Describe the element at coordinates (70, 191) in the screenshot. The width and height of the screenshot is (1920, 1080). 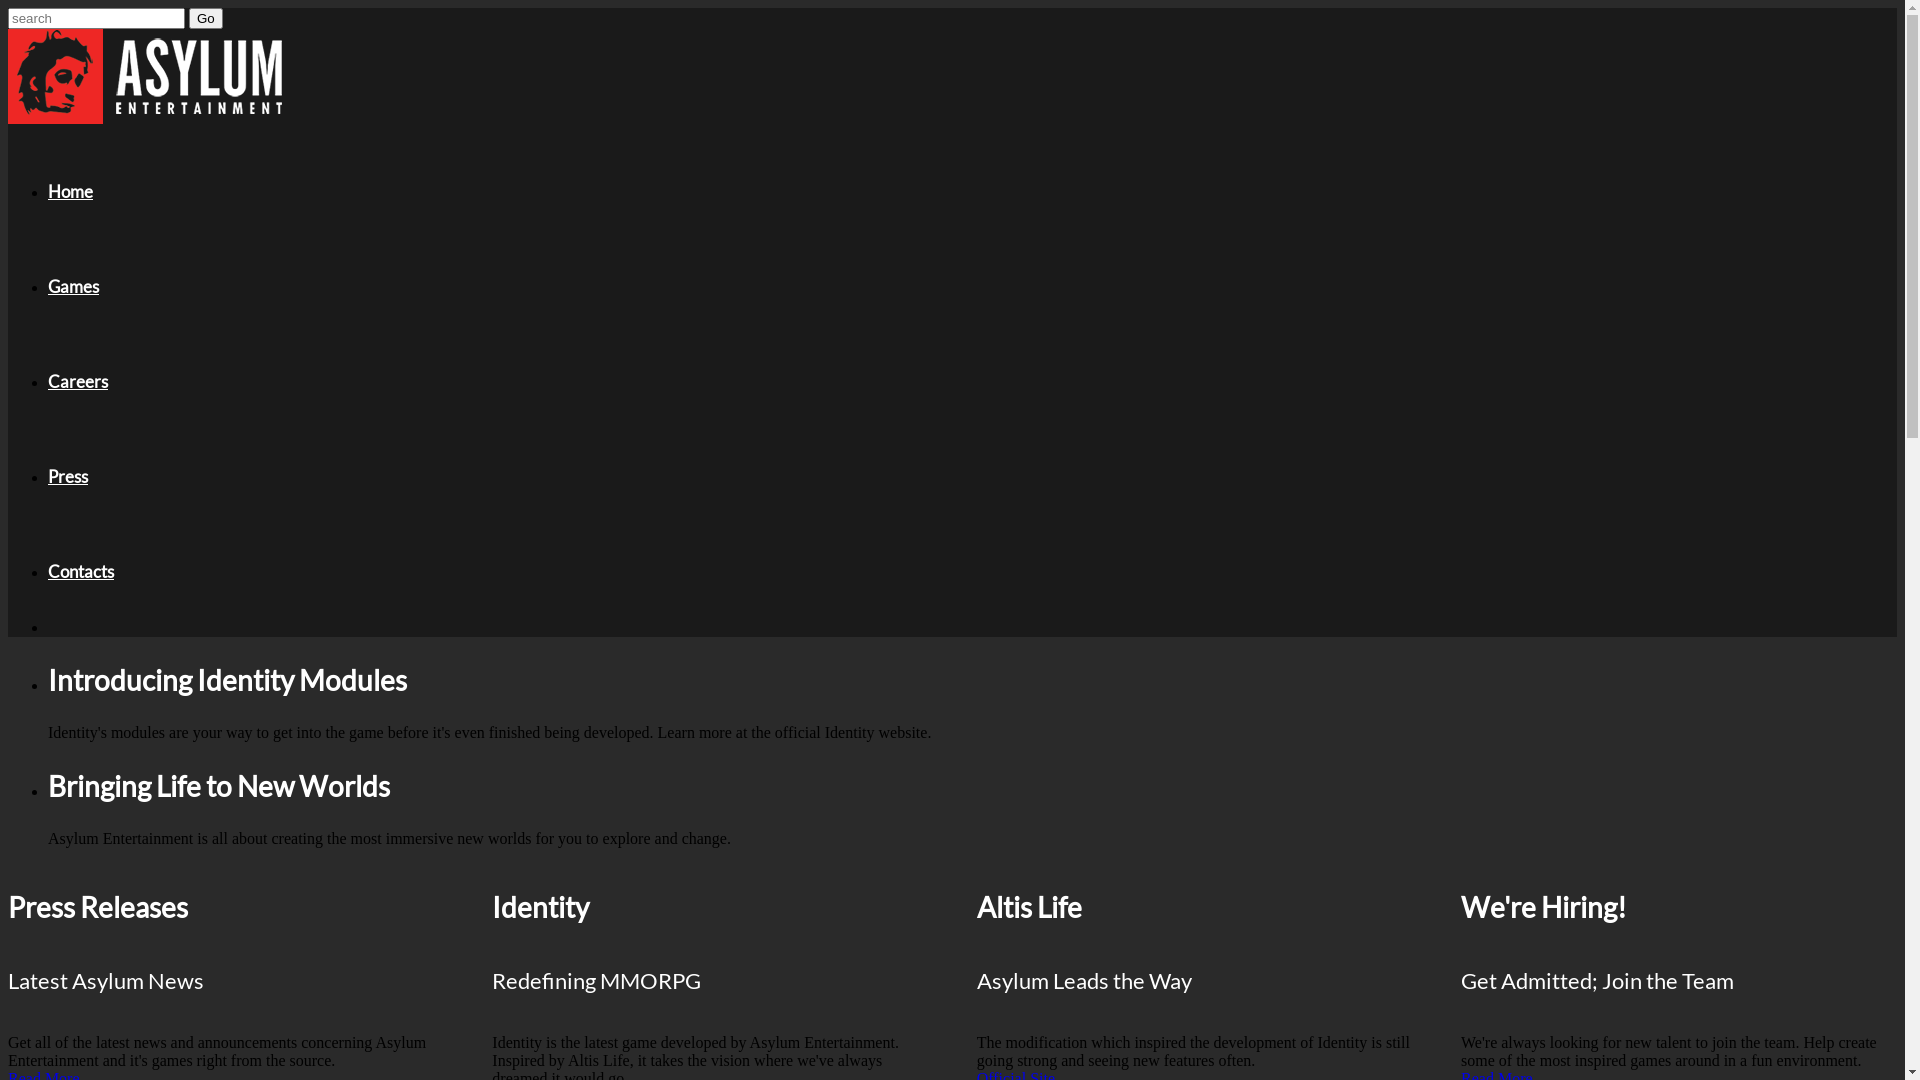
I see `'Home'` at that location.